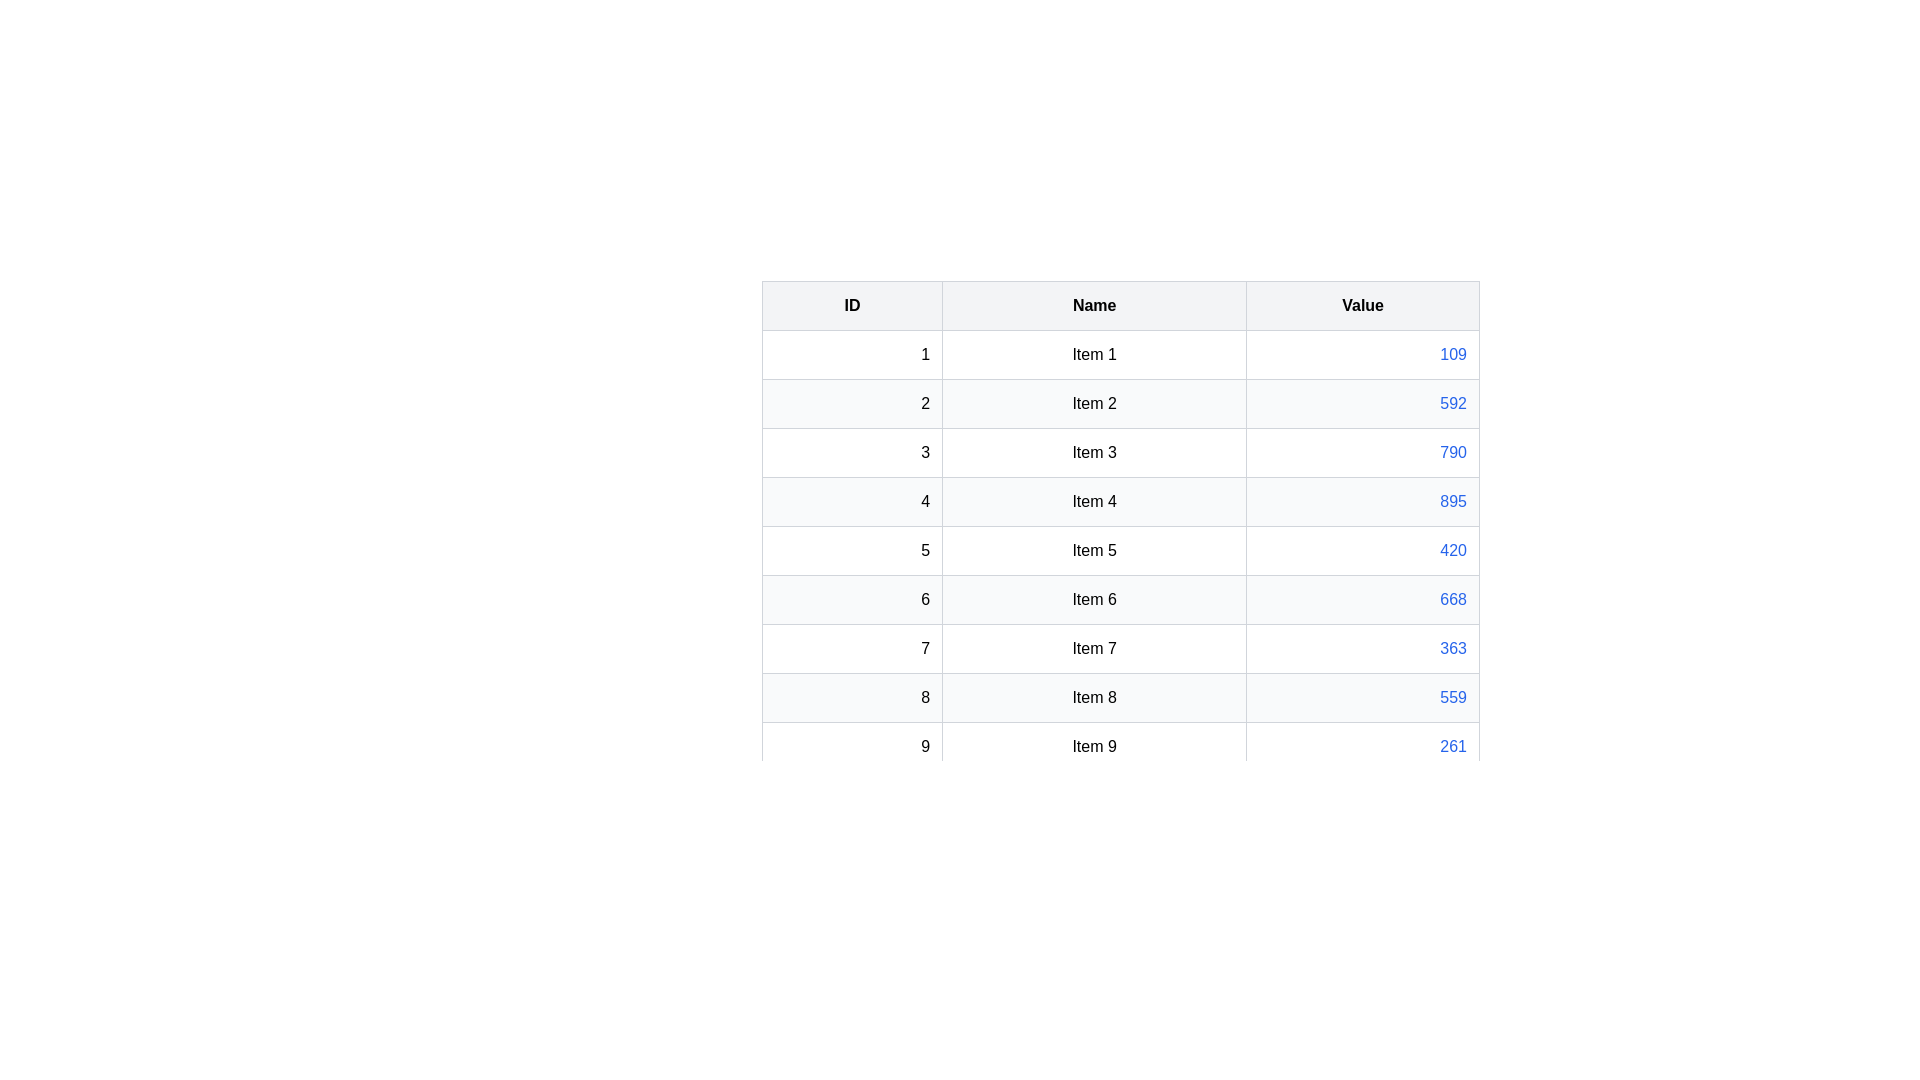 The width and height of the screenshot is (1920, 1080). Describe the element at coordinates (1093, 305) in the screenshot. I see `the column header Name to sort the table by that column` at that location.